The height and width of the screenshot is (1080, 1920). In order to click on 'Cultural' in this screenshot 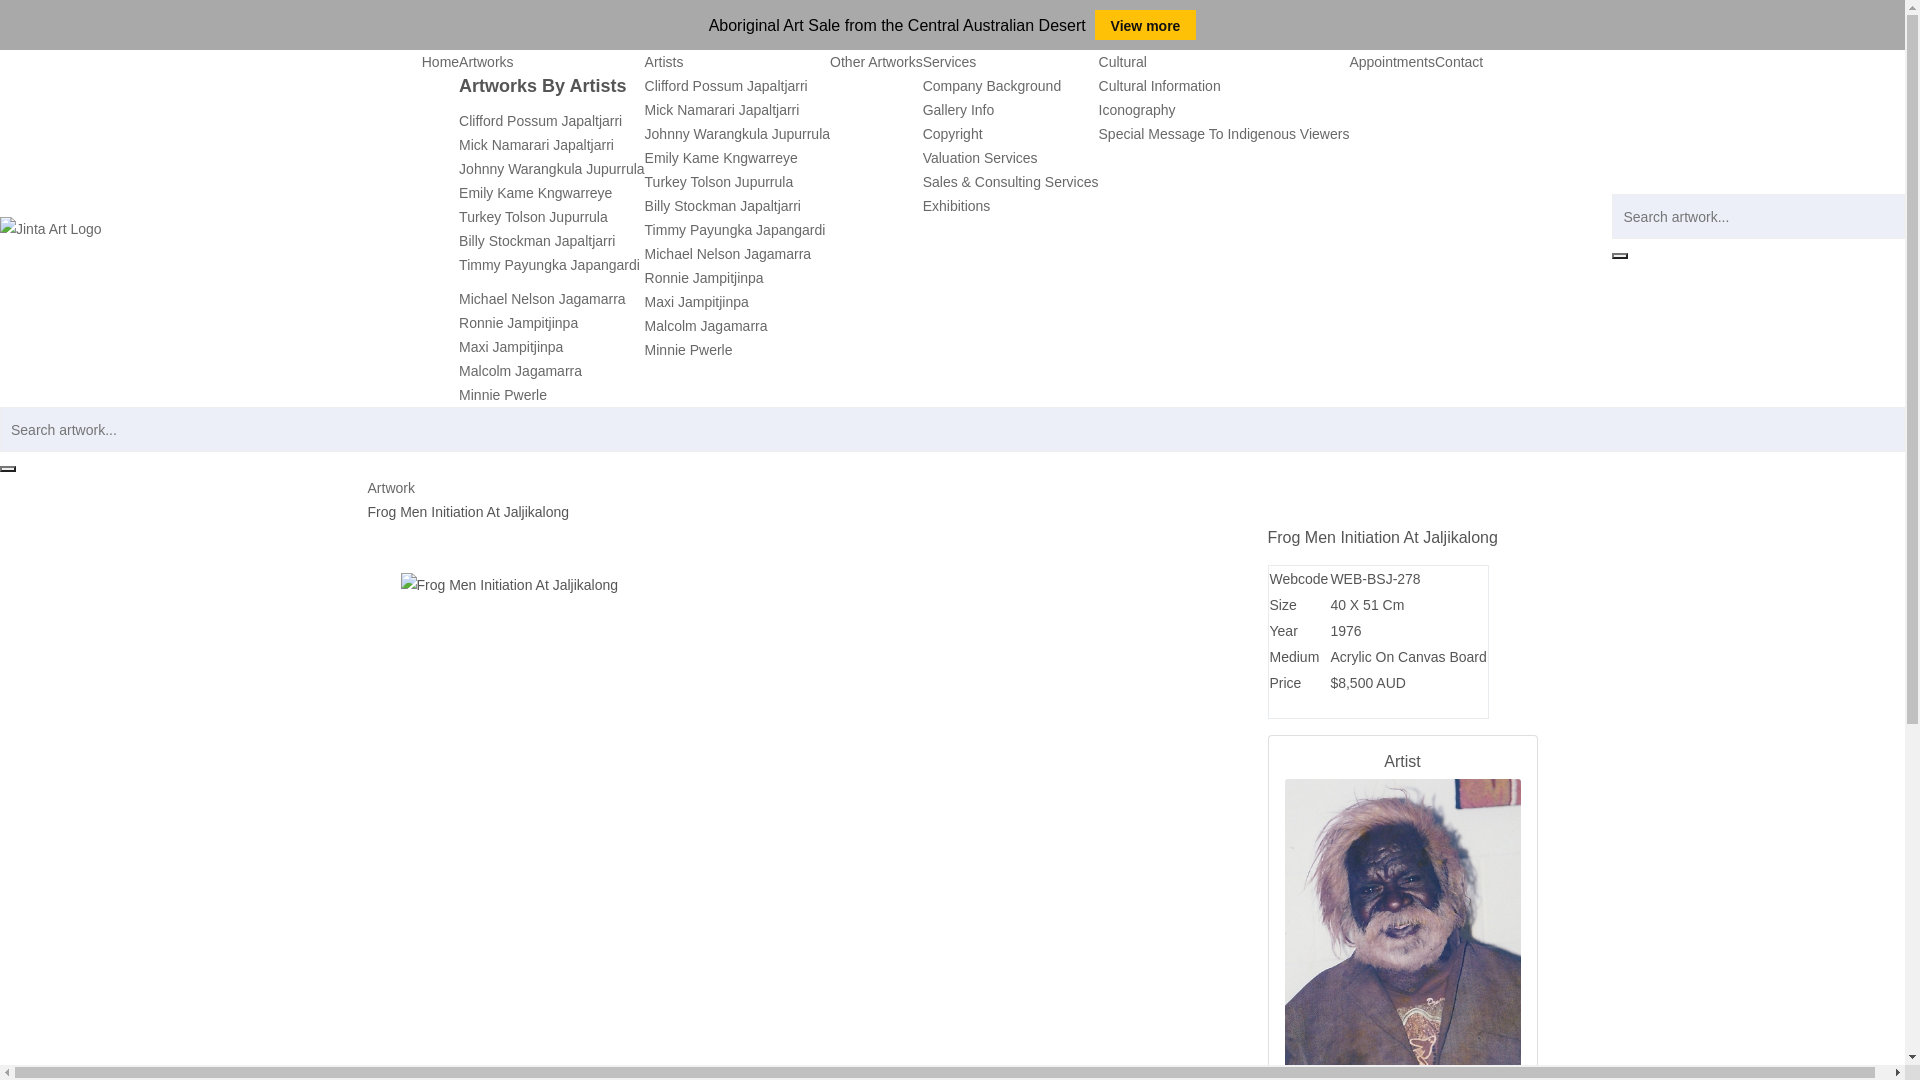, I will do `click(1123, 60)`.